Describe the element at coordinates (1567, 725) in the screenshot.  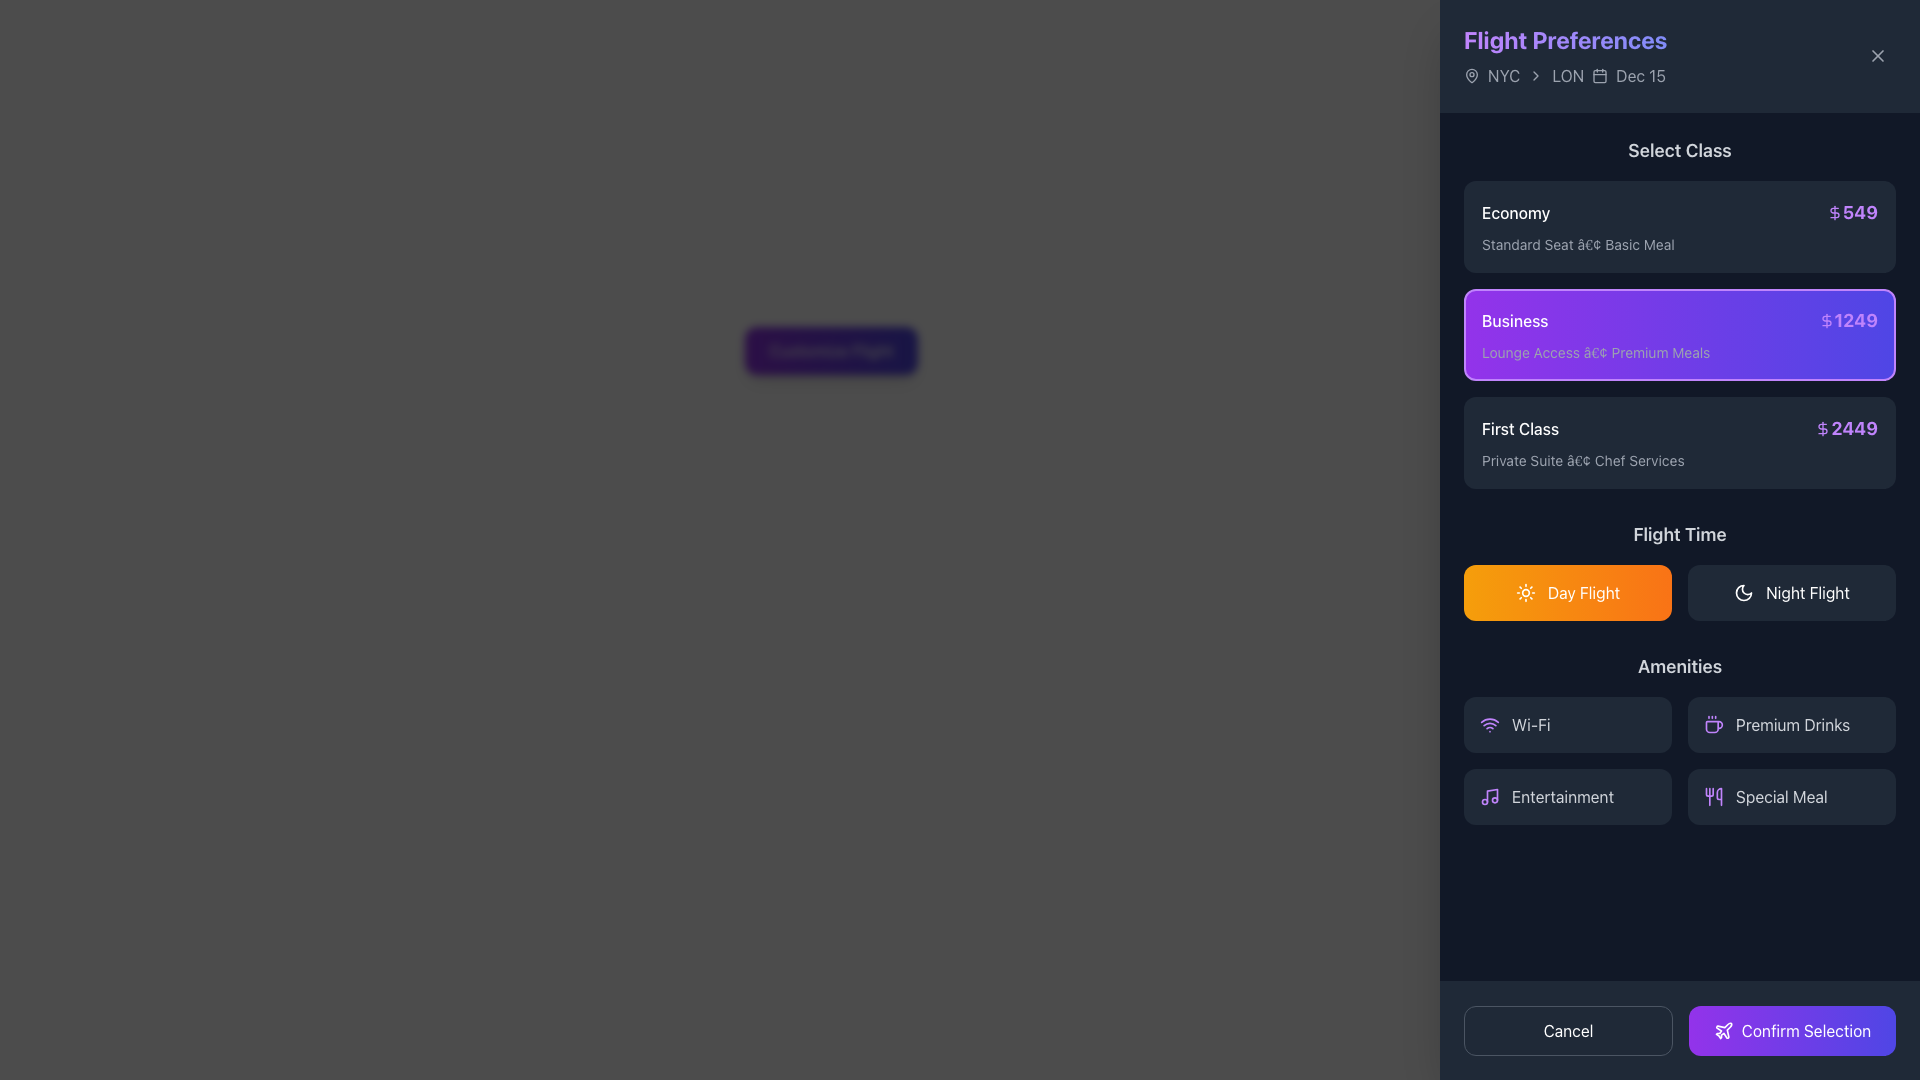
I see `the Wi-Fi option button, which is the first button in the grid layout under the 'Amenities' section` at that location.